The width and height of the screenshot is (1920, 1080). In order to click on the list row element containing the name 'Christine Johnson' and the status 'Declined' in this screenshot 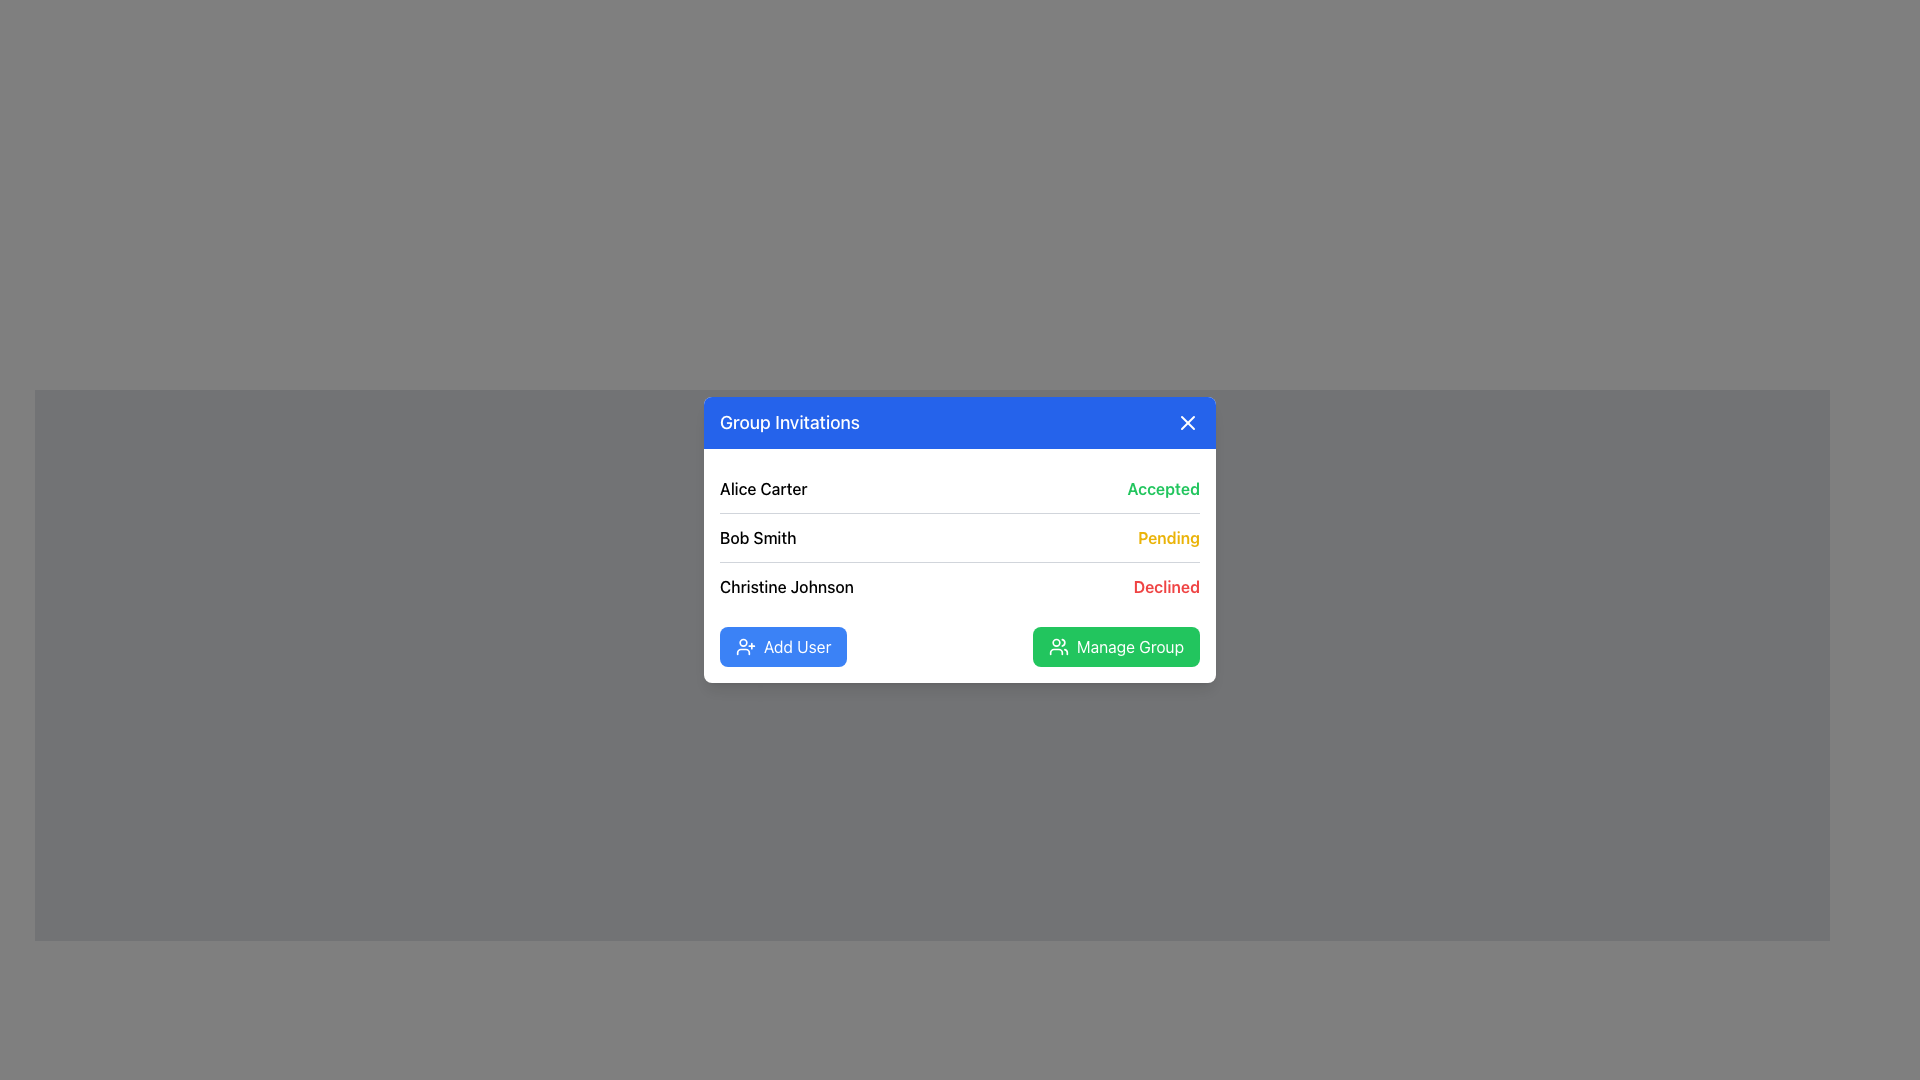, I will do `click(960, 585)`.